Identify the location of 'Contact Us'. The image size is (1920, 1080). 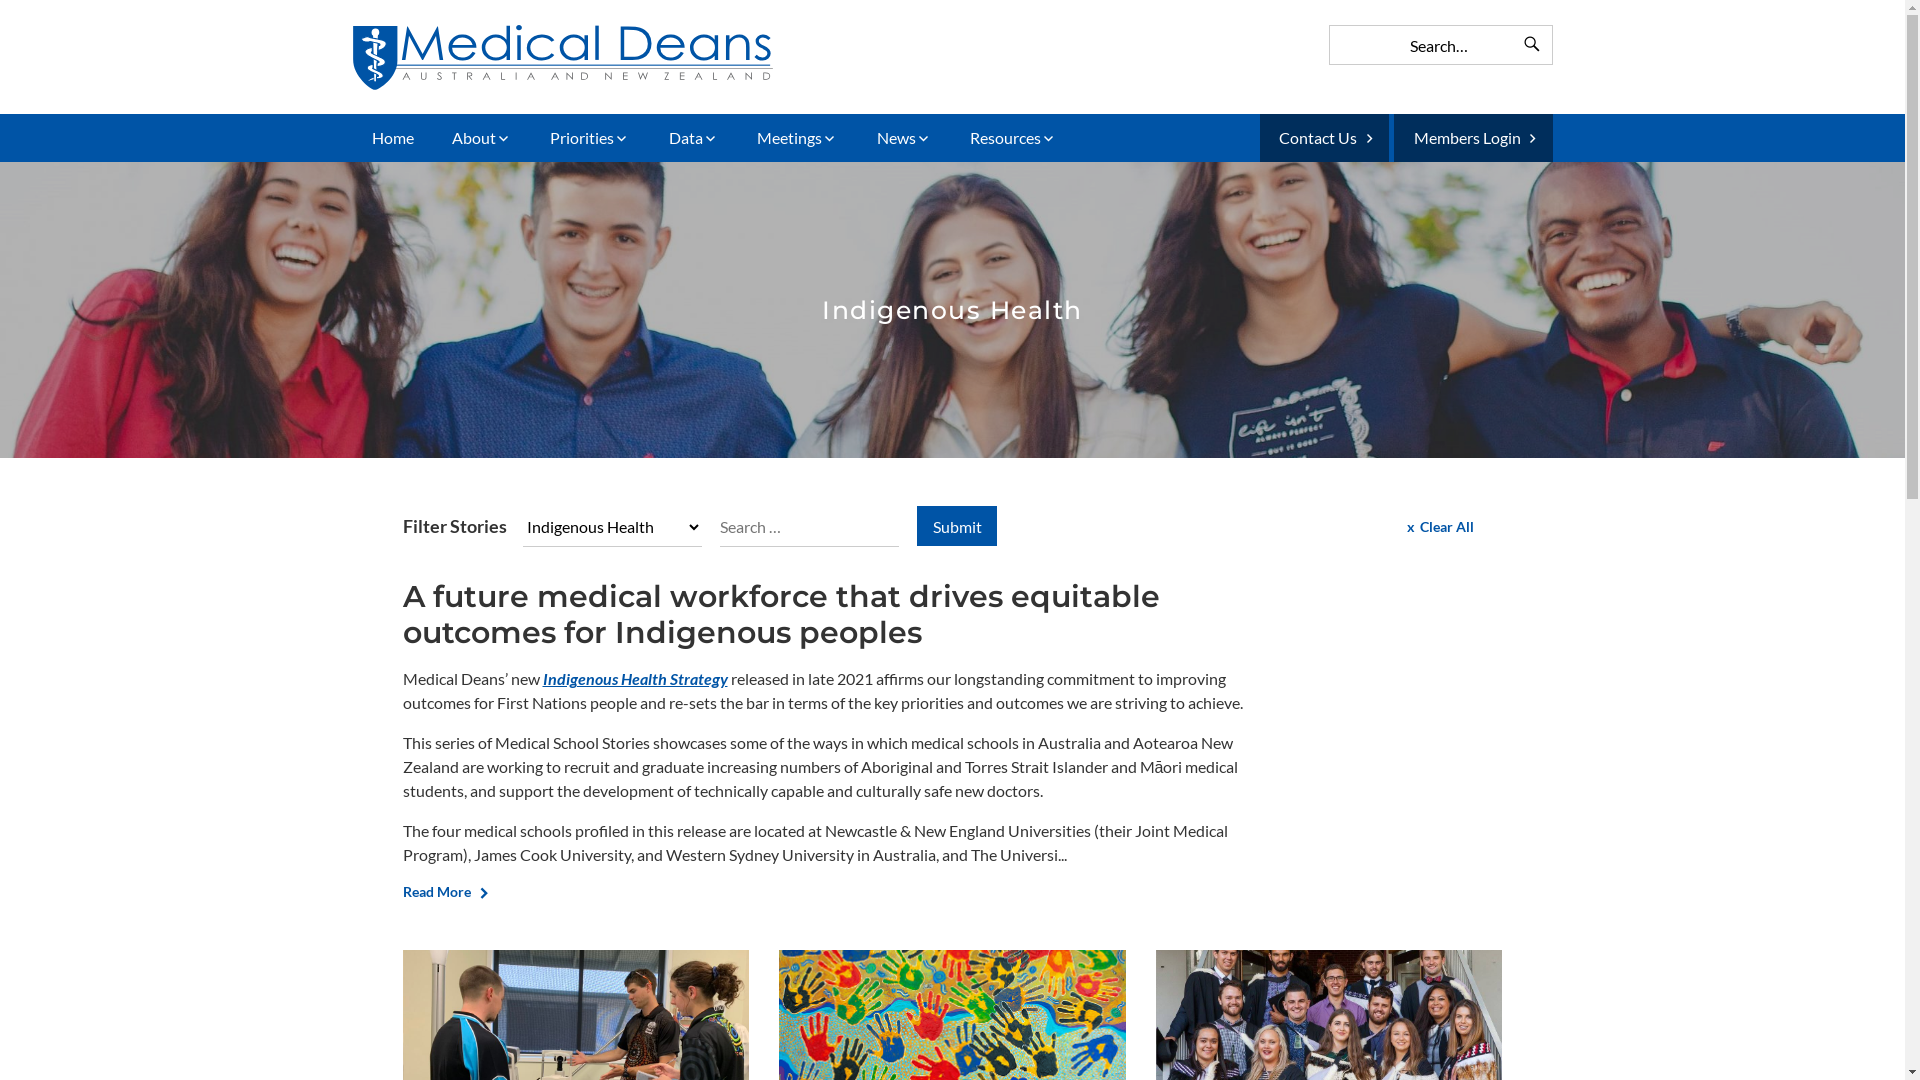
(1324, 137).